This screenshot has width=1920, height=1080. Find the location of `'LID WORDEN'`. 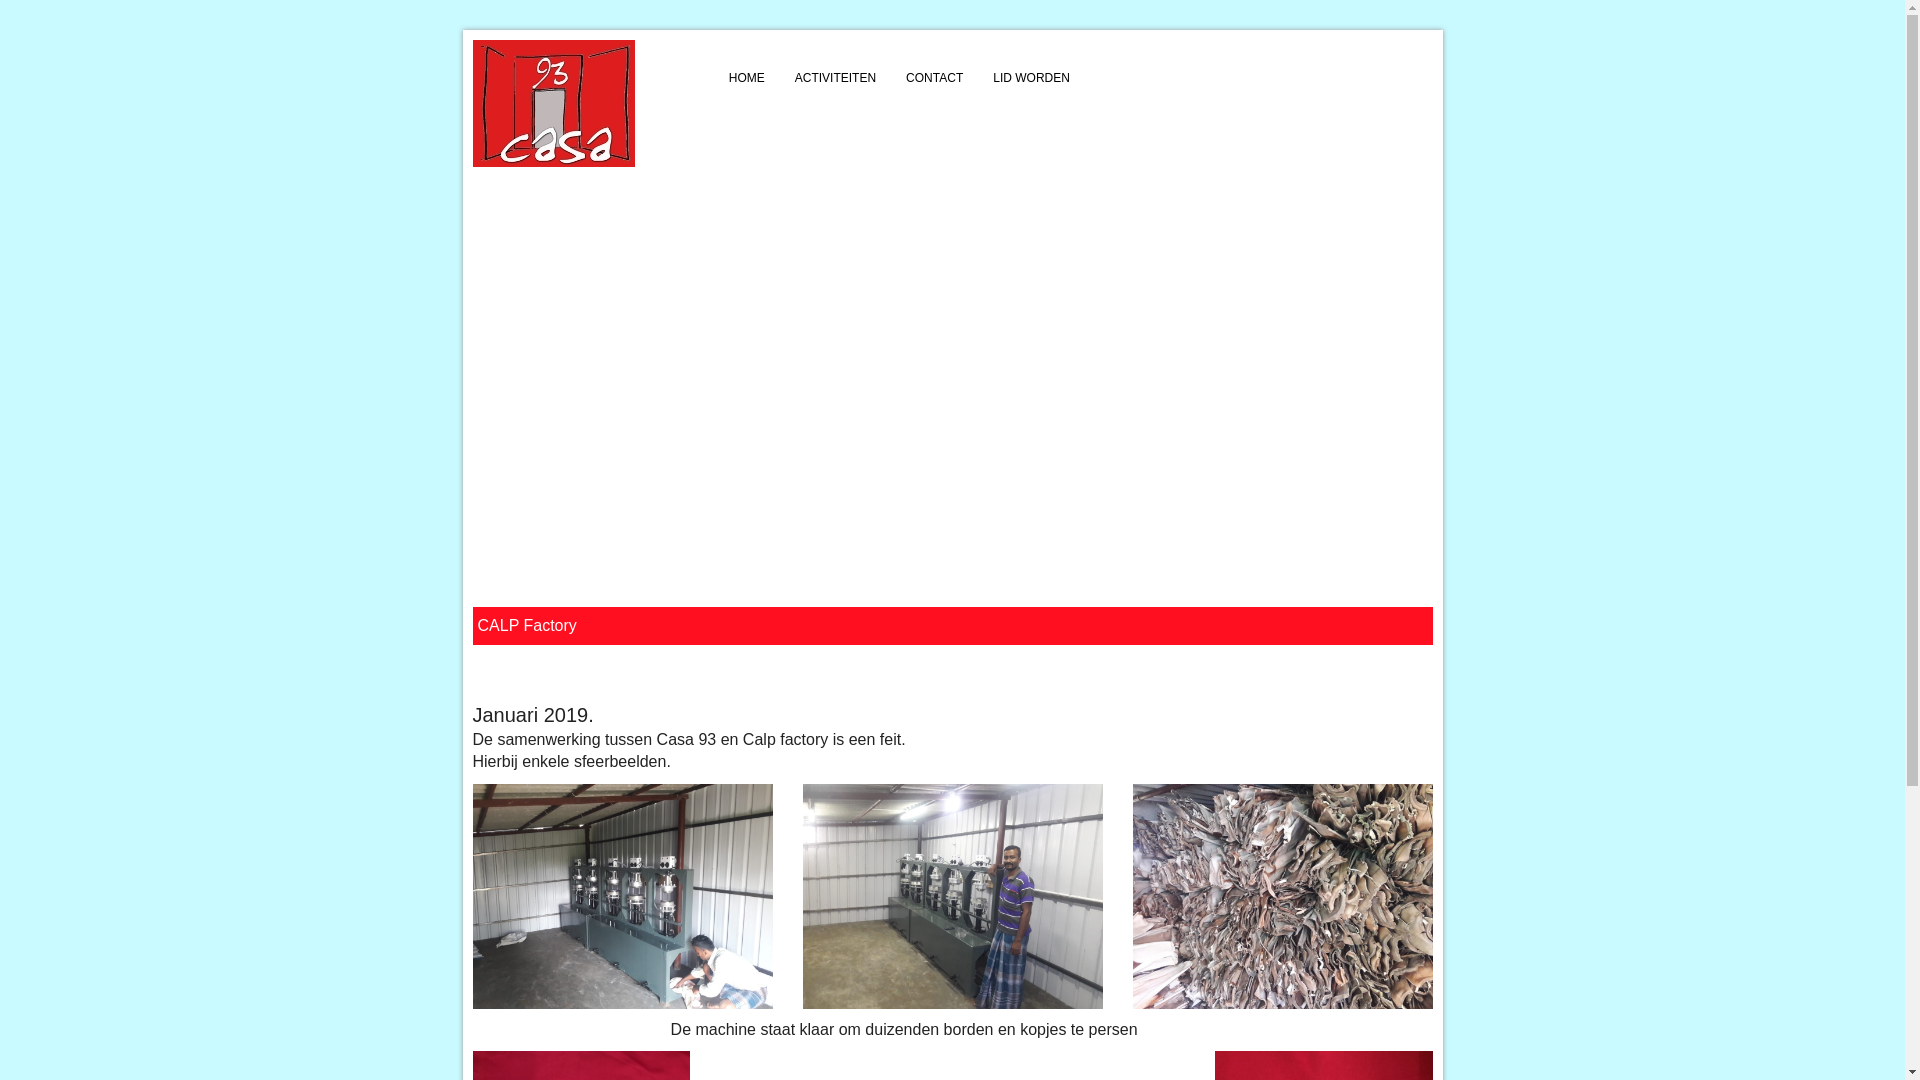

'LID WORDEN' is located at coordinates (1031, 77).